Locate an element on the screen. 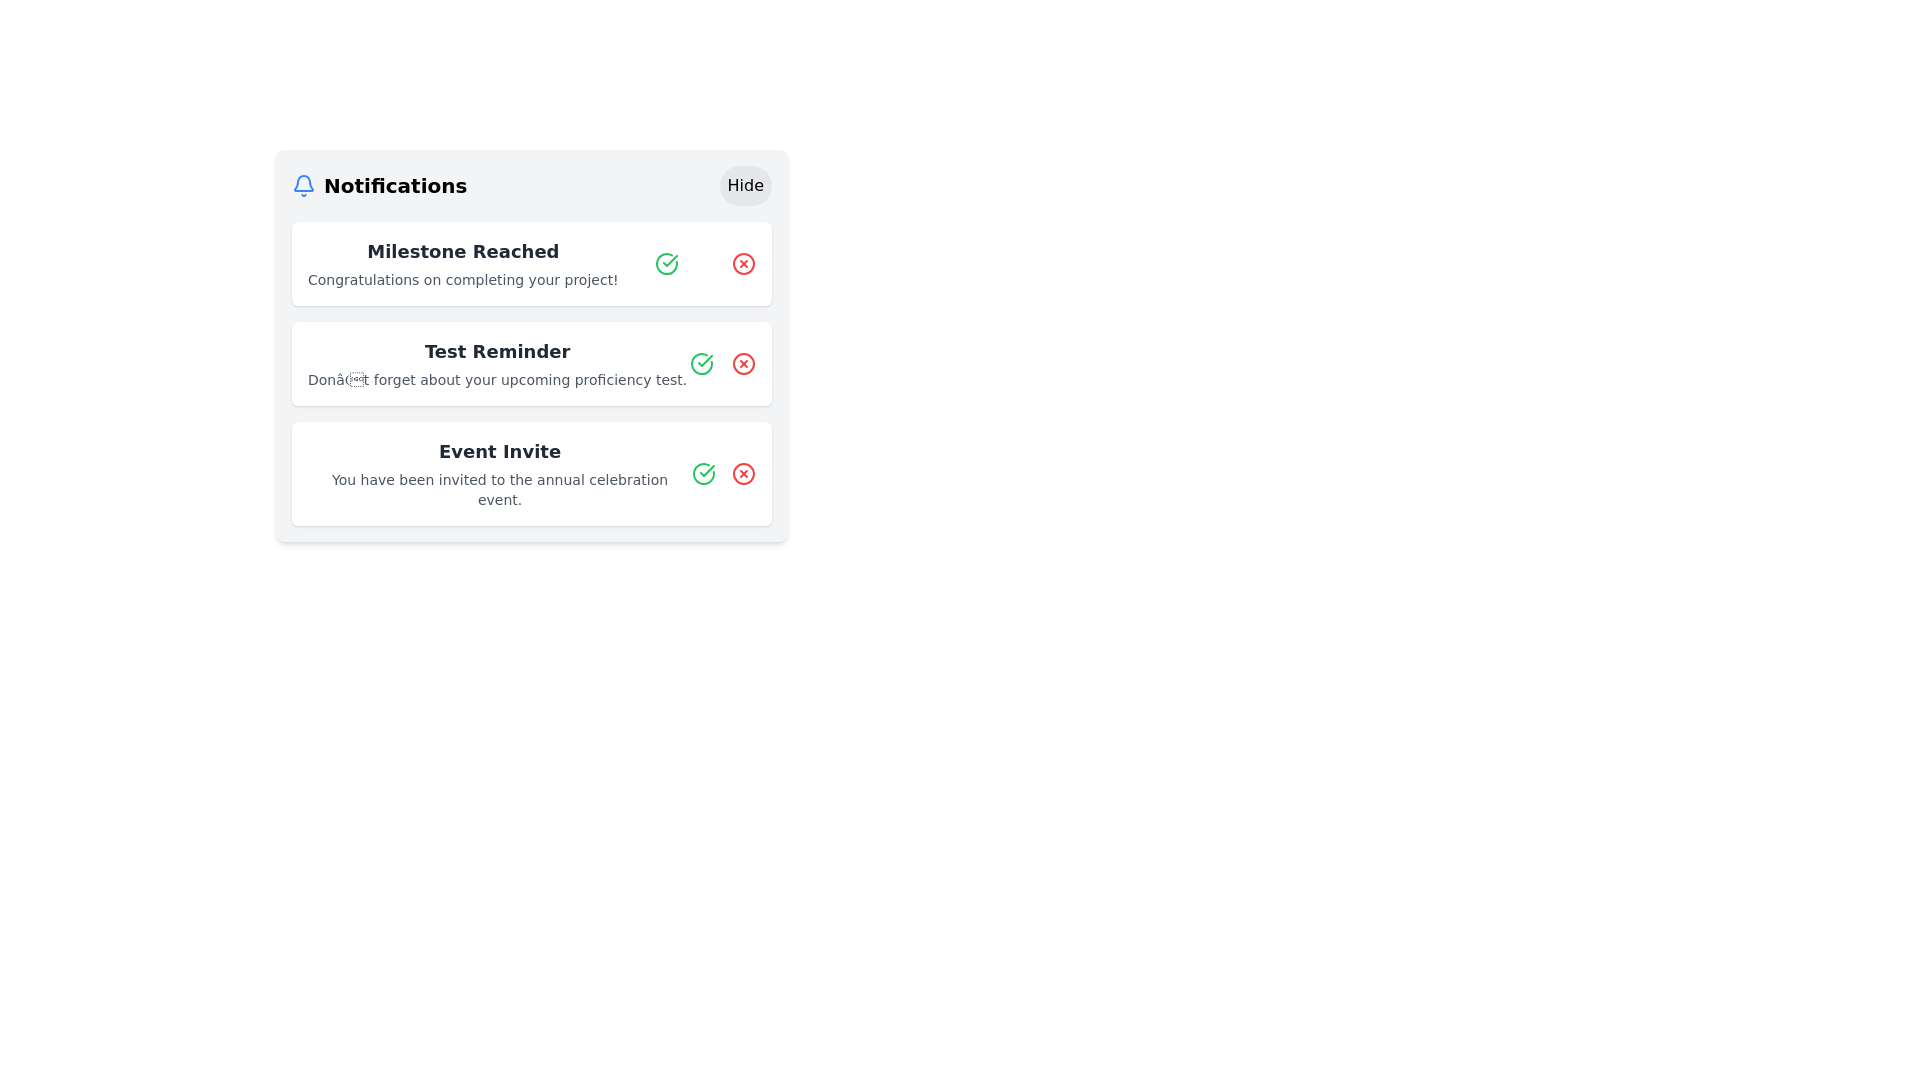  the positive confirmation status icon associated with the 'Test Reminder' notification by moving the cursor to its center point is located at coordinates (701, 363).